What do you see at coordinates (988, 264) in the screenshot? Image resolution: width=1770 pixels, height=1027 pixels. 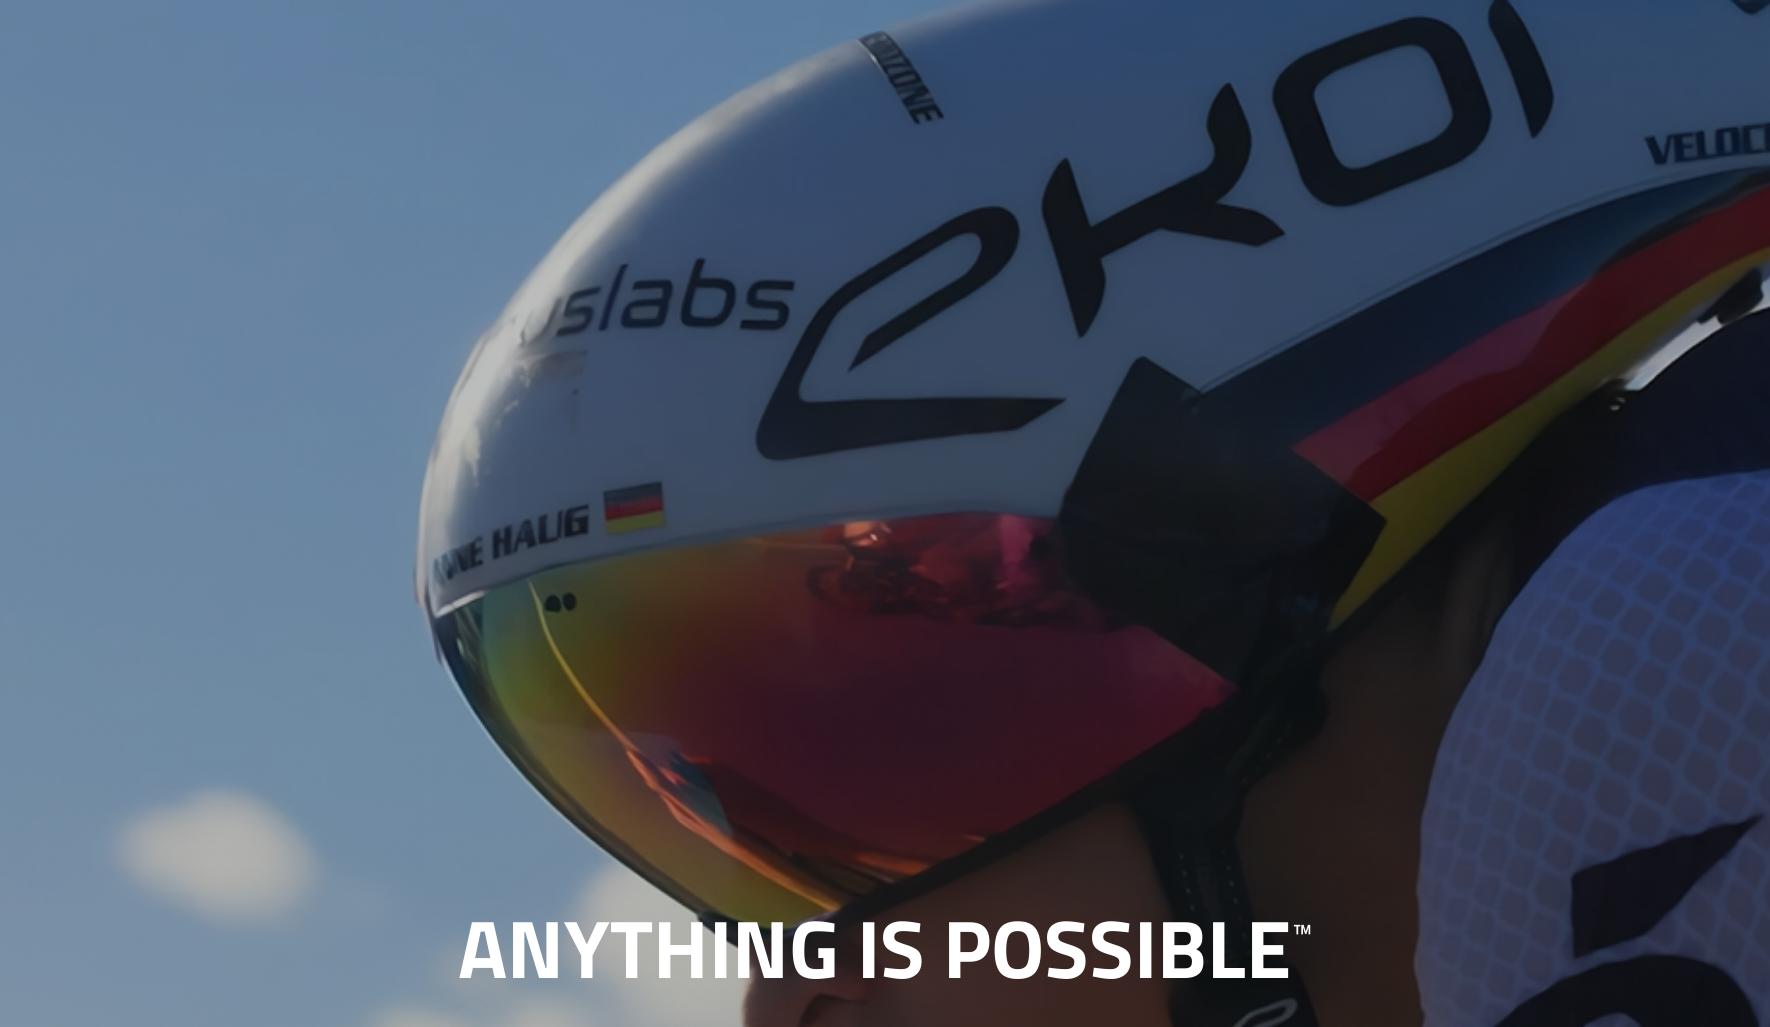 I see `'15% discount'` at bounding box center [988, 264].